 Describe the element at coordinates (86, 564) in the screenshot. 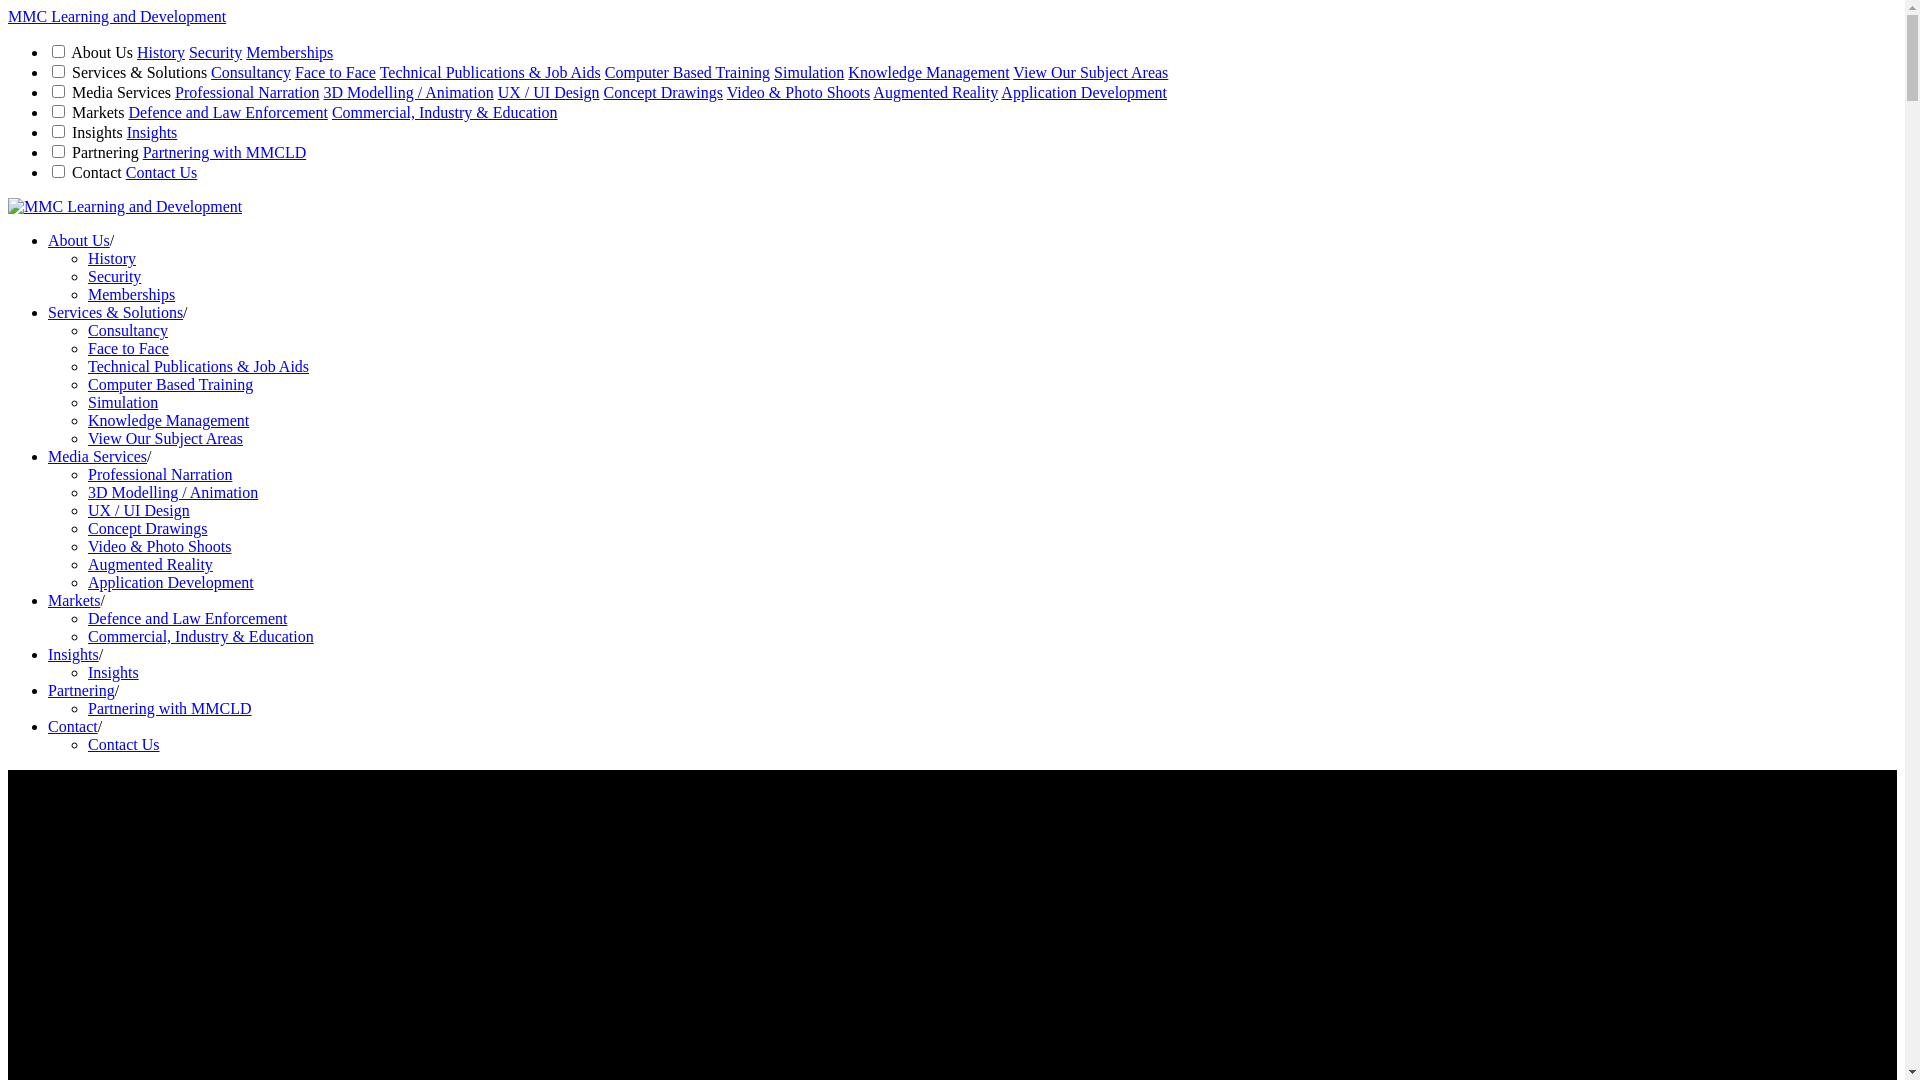

I see `'Augmented Reality'` at that location.